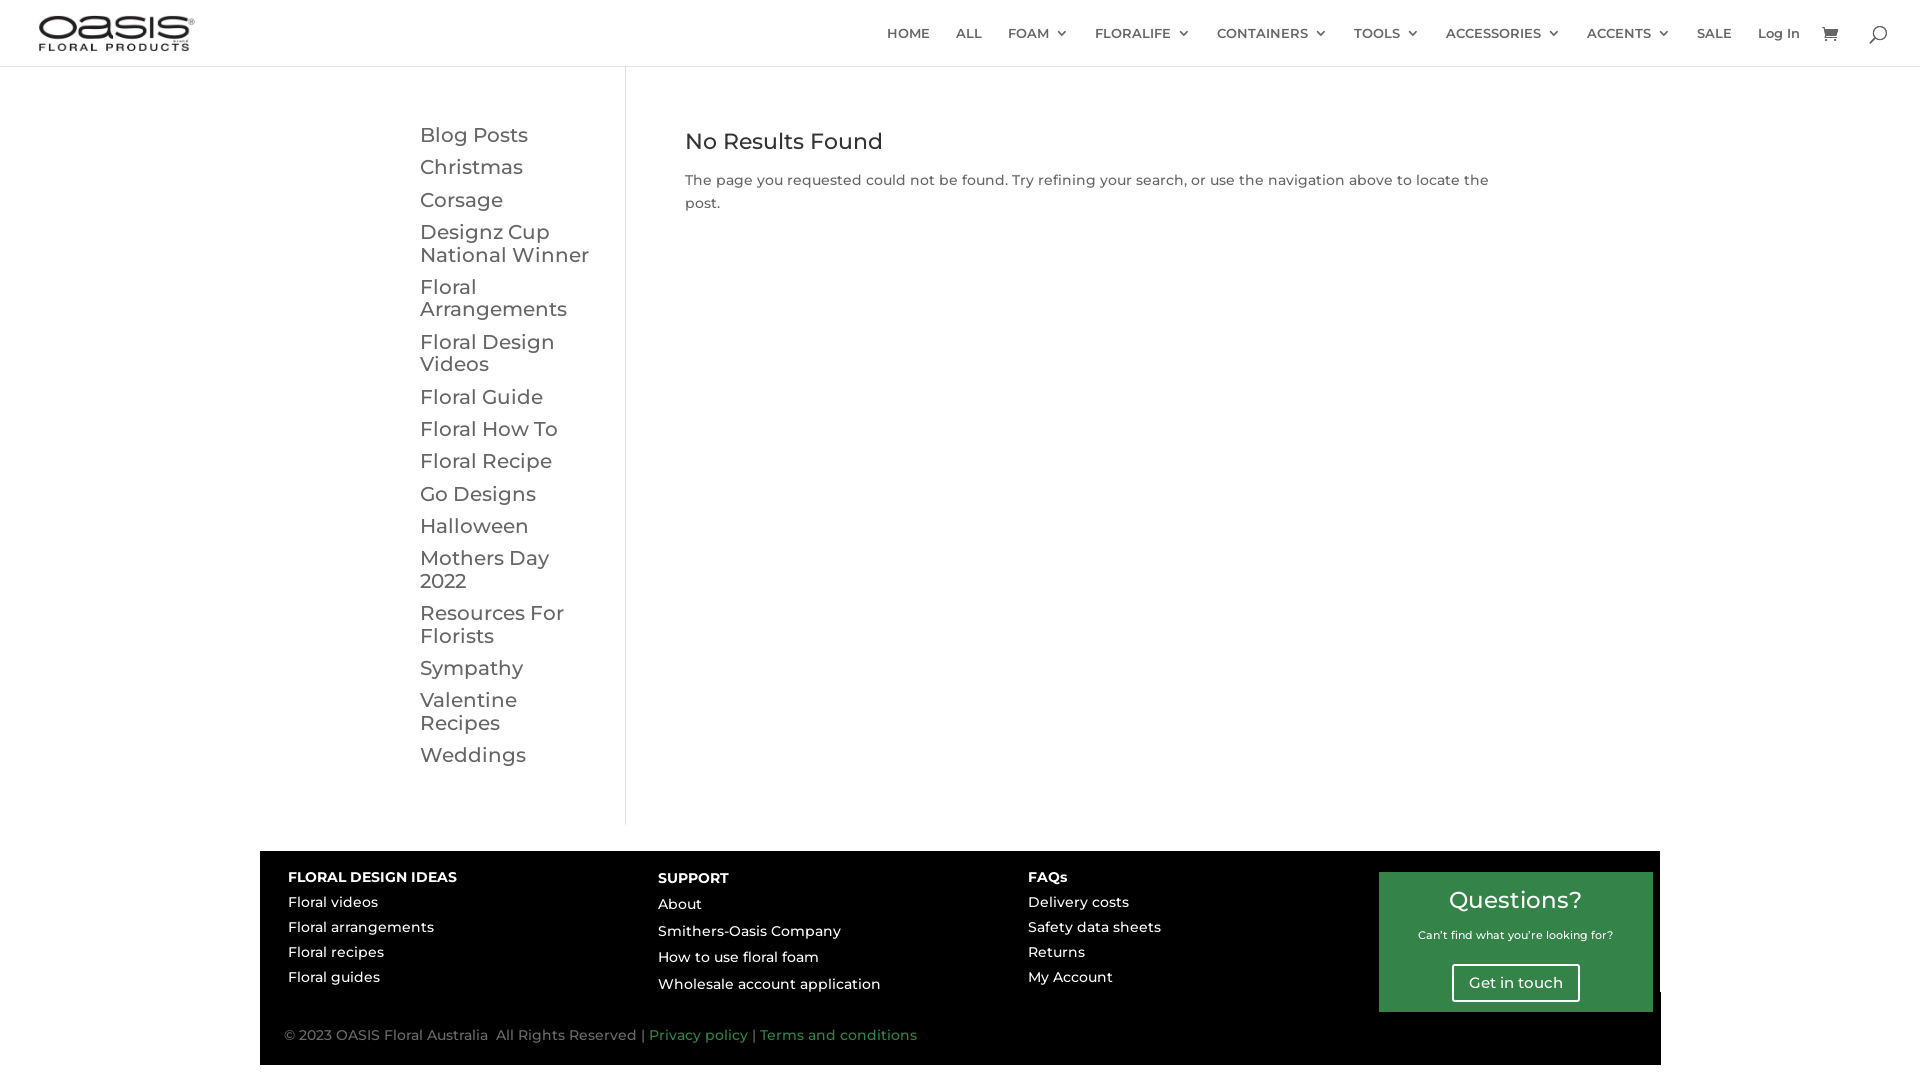 This screenshot has height=1080, width=1920. Describe the element at coordinates (481, 397) in the screenshot. I see `'Floral Guide'` at that location.